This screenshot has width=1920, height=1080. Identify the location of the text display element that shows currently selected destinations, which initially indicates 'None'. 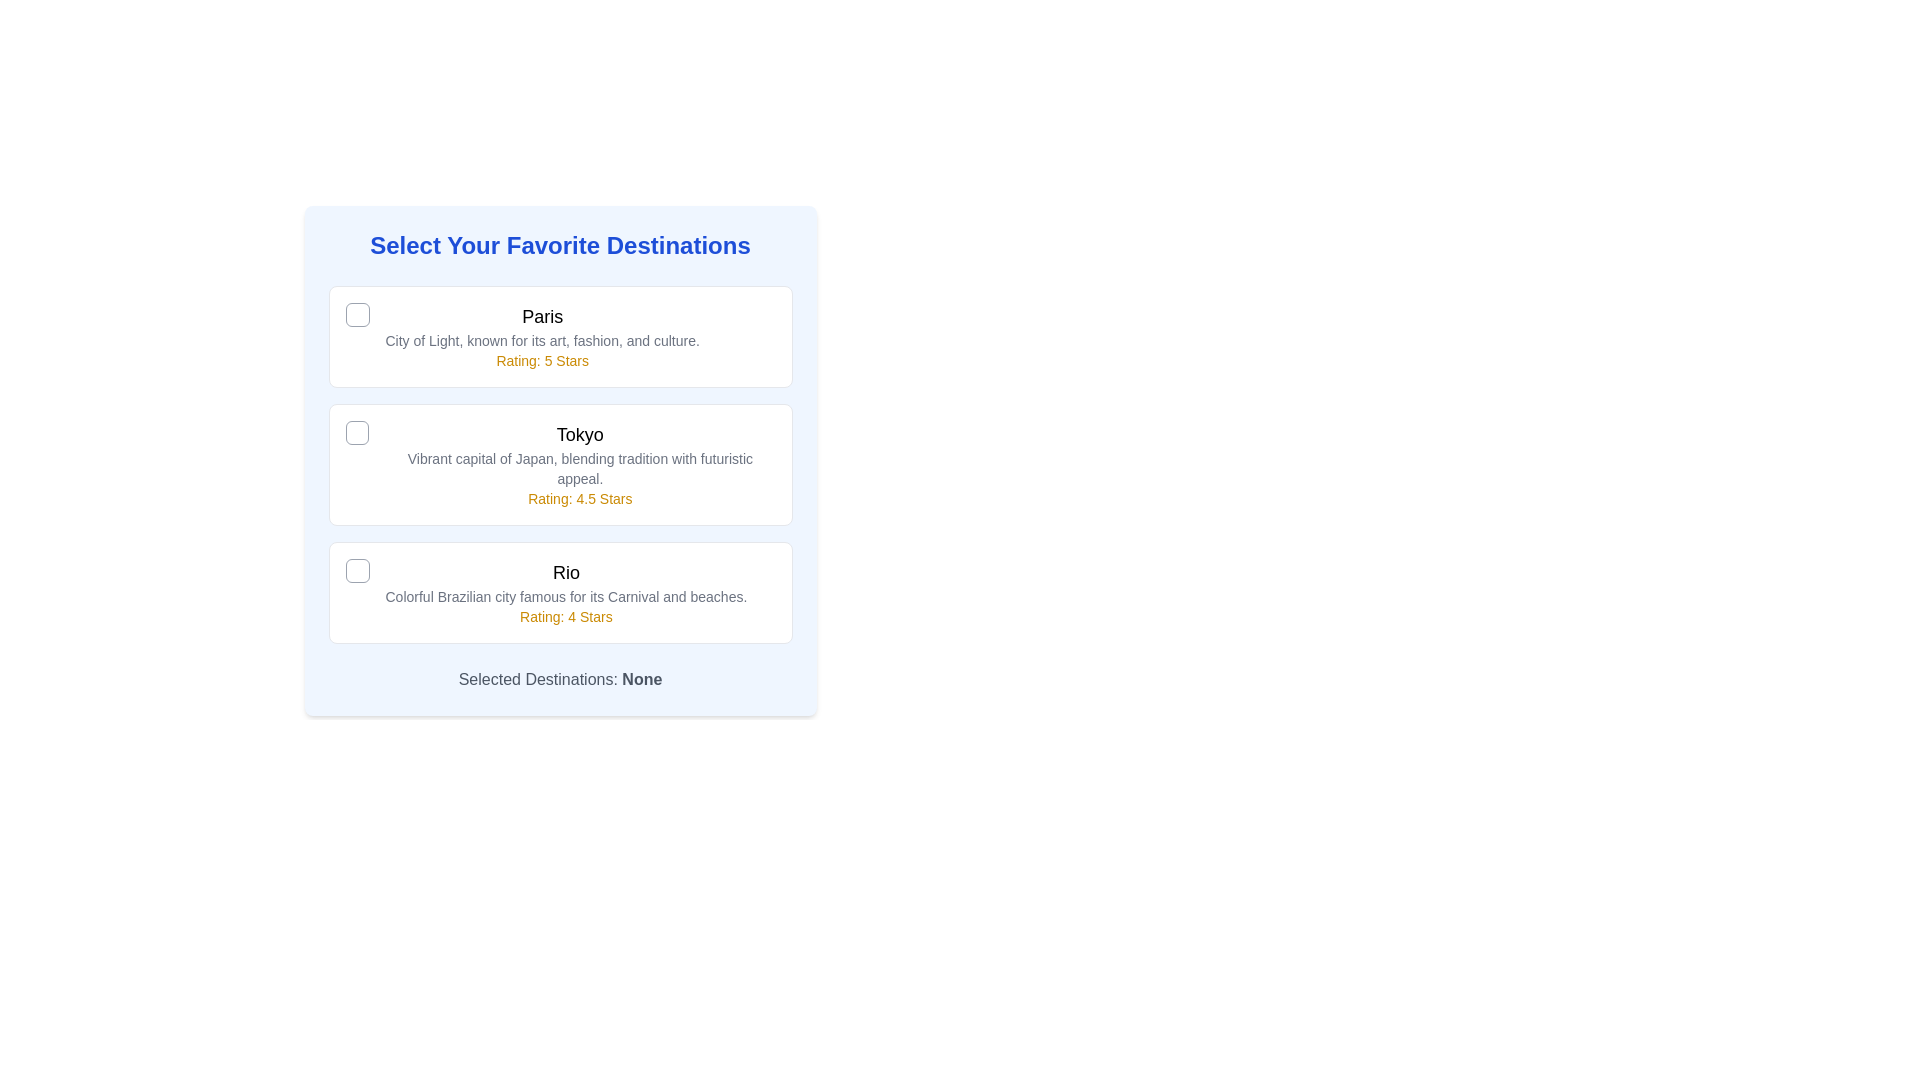
(560, 678).